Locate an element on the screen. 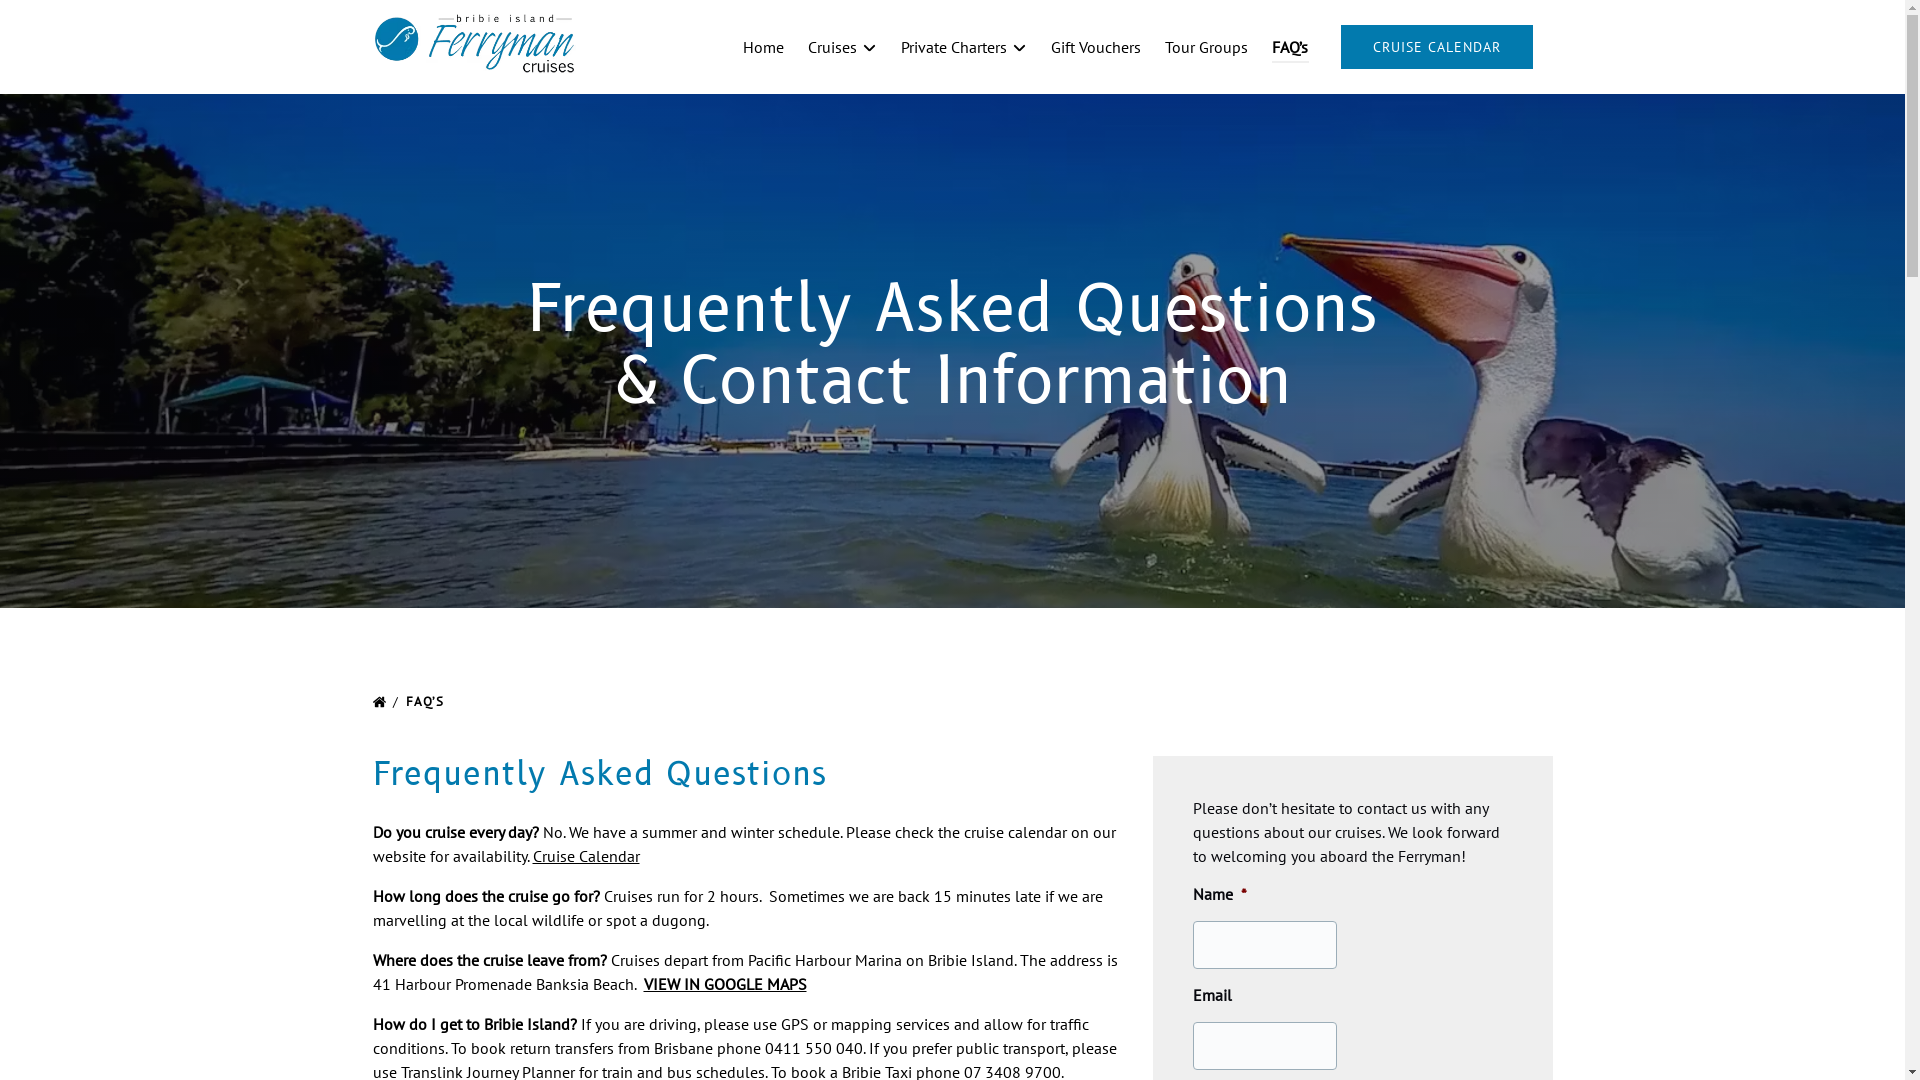 The height and width of the screenshot is (1080, 1920). 'Skip to primary navigation' is located at coordinates (98, 22).